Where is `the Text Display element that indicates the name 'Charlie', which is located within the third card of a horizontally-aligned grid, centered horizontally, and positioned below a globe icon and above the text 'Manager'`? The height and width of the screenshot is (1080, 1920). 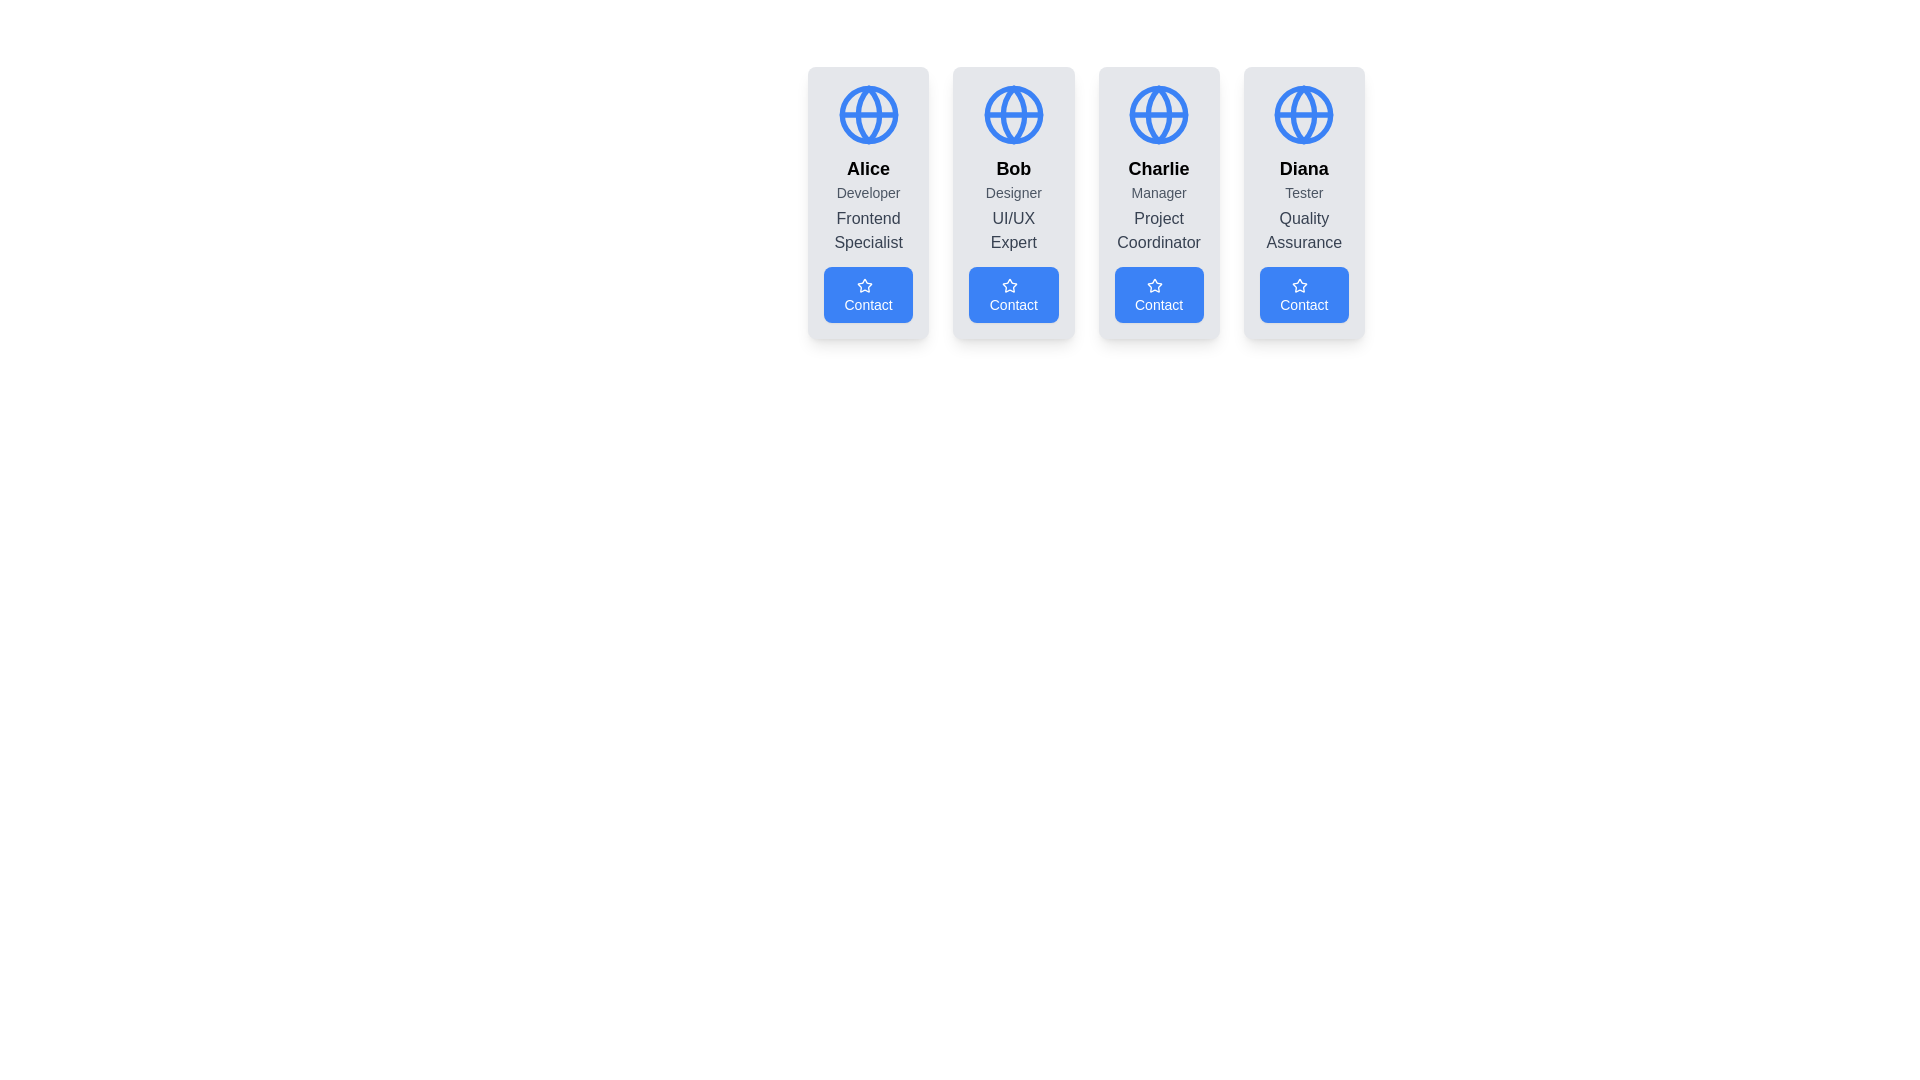
the Text Display element that indicates the name 'Charlie', which is located within the third card of a horizontally-aligned grid, centered horizontally, and positioned below a globe icon and above the text 'Manager' is located at coordinates (1159, 168).